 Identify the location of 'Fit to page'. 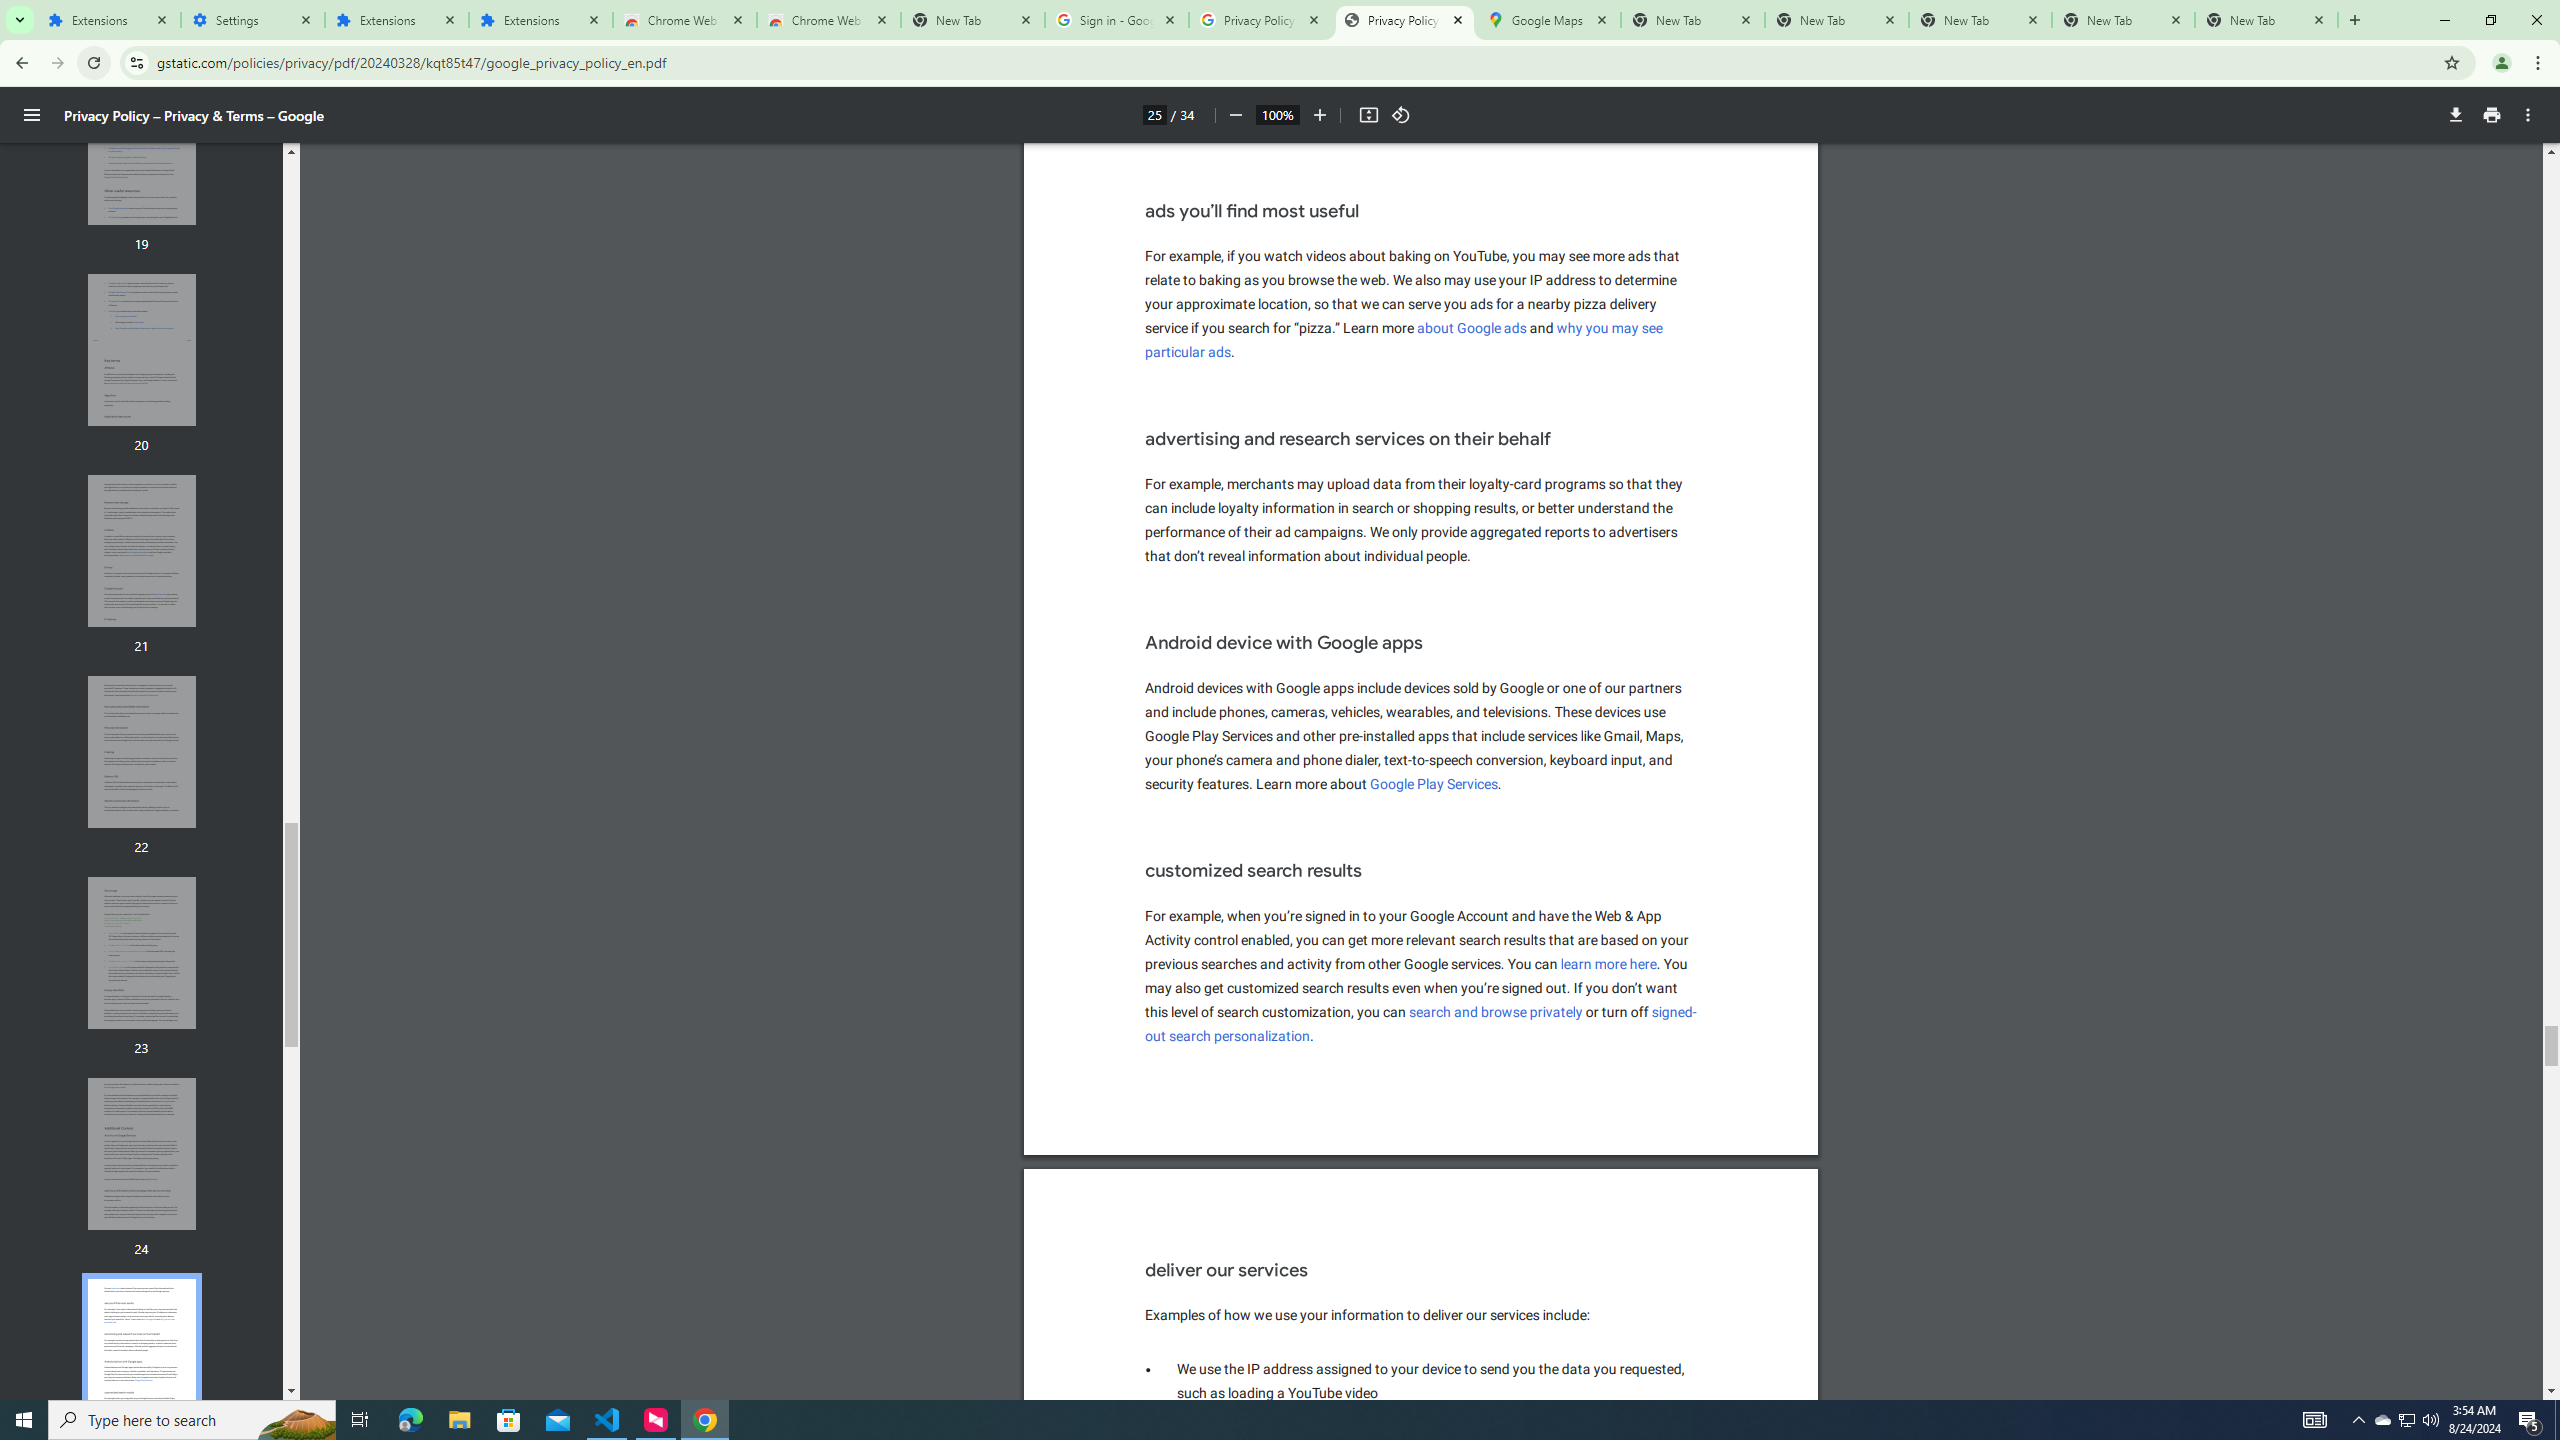
(1367, 114).